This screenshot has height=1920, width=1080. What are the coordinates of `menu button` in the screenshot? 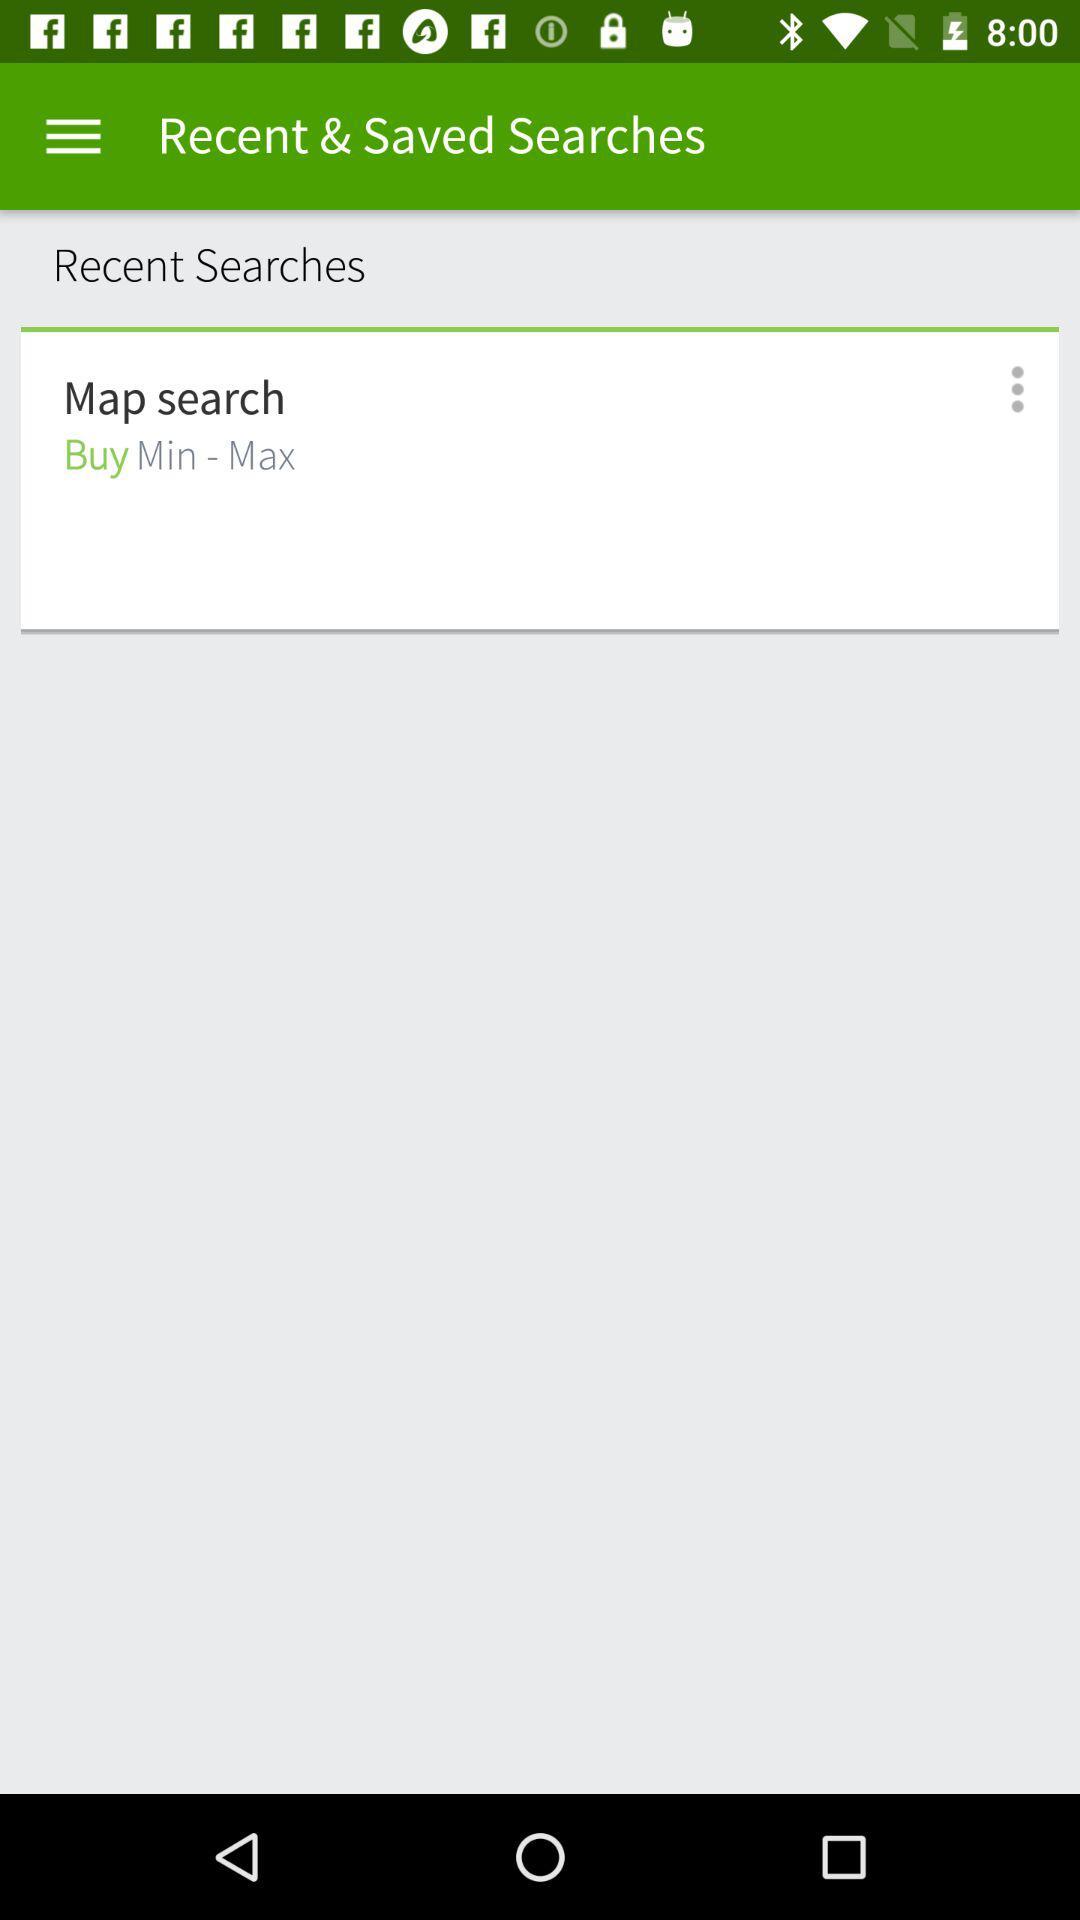 It's located at (72, 135).